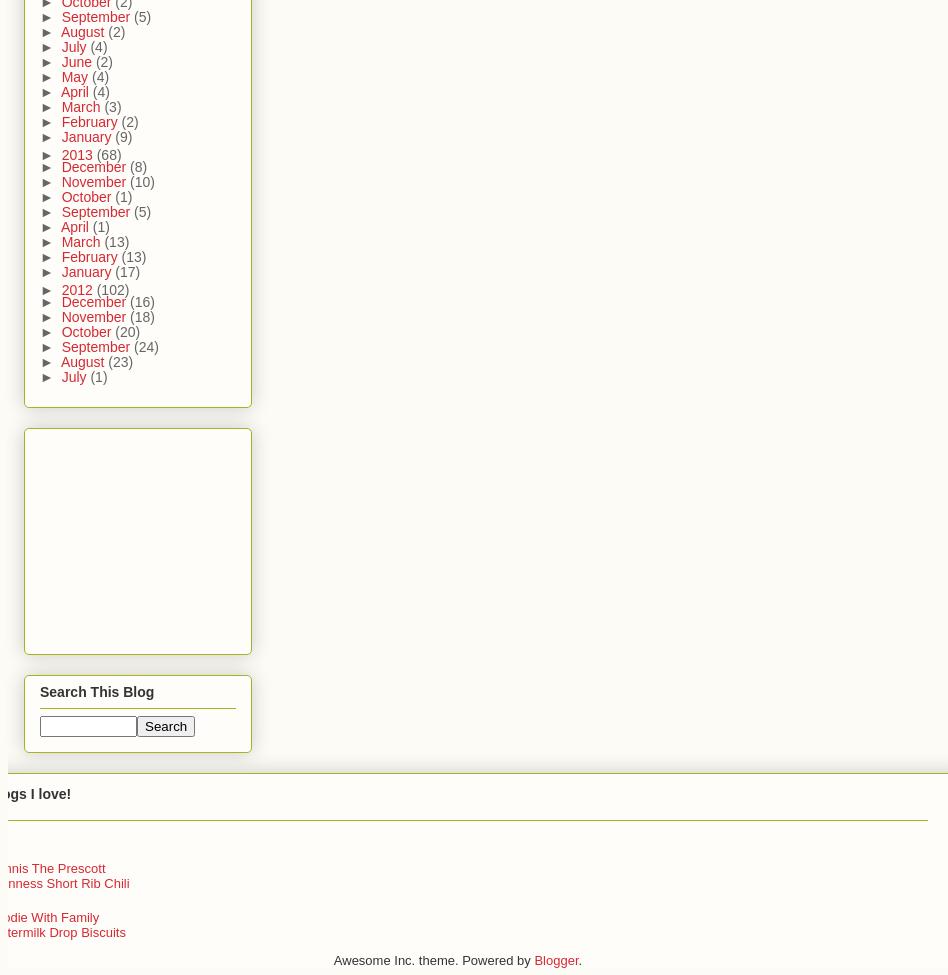 The image size is (948, 975). What do you see at coordinates (119, 360) in the screenshot?
I see `'(23)'` at bounding box center [119, 360].